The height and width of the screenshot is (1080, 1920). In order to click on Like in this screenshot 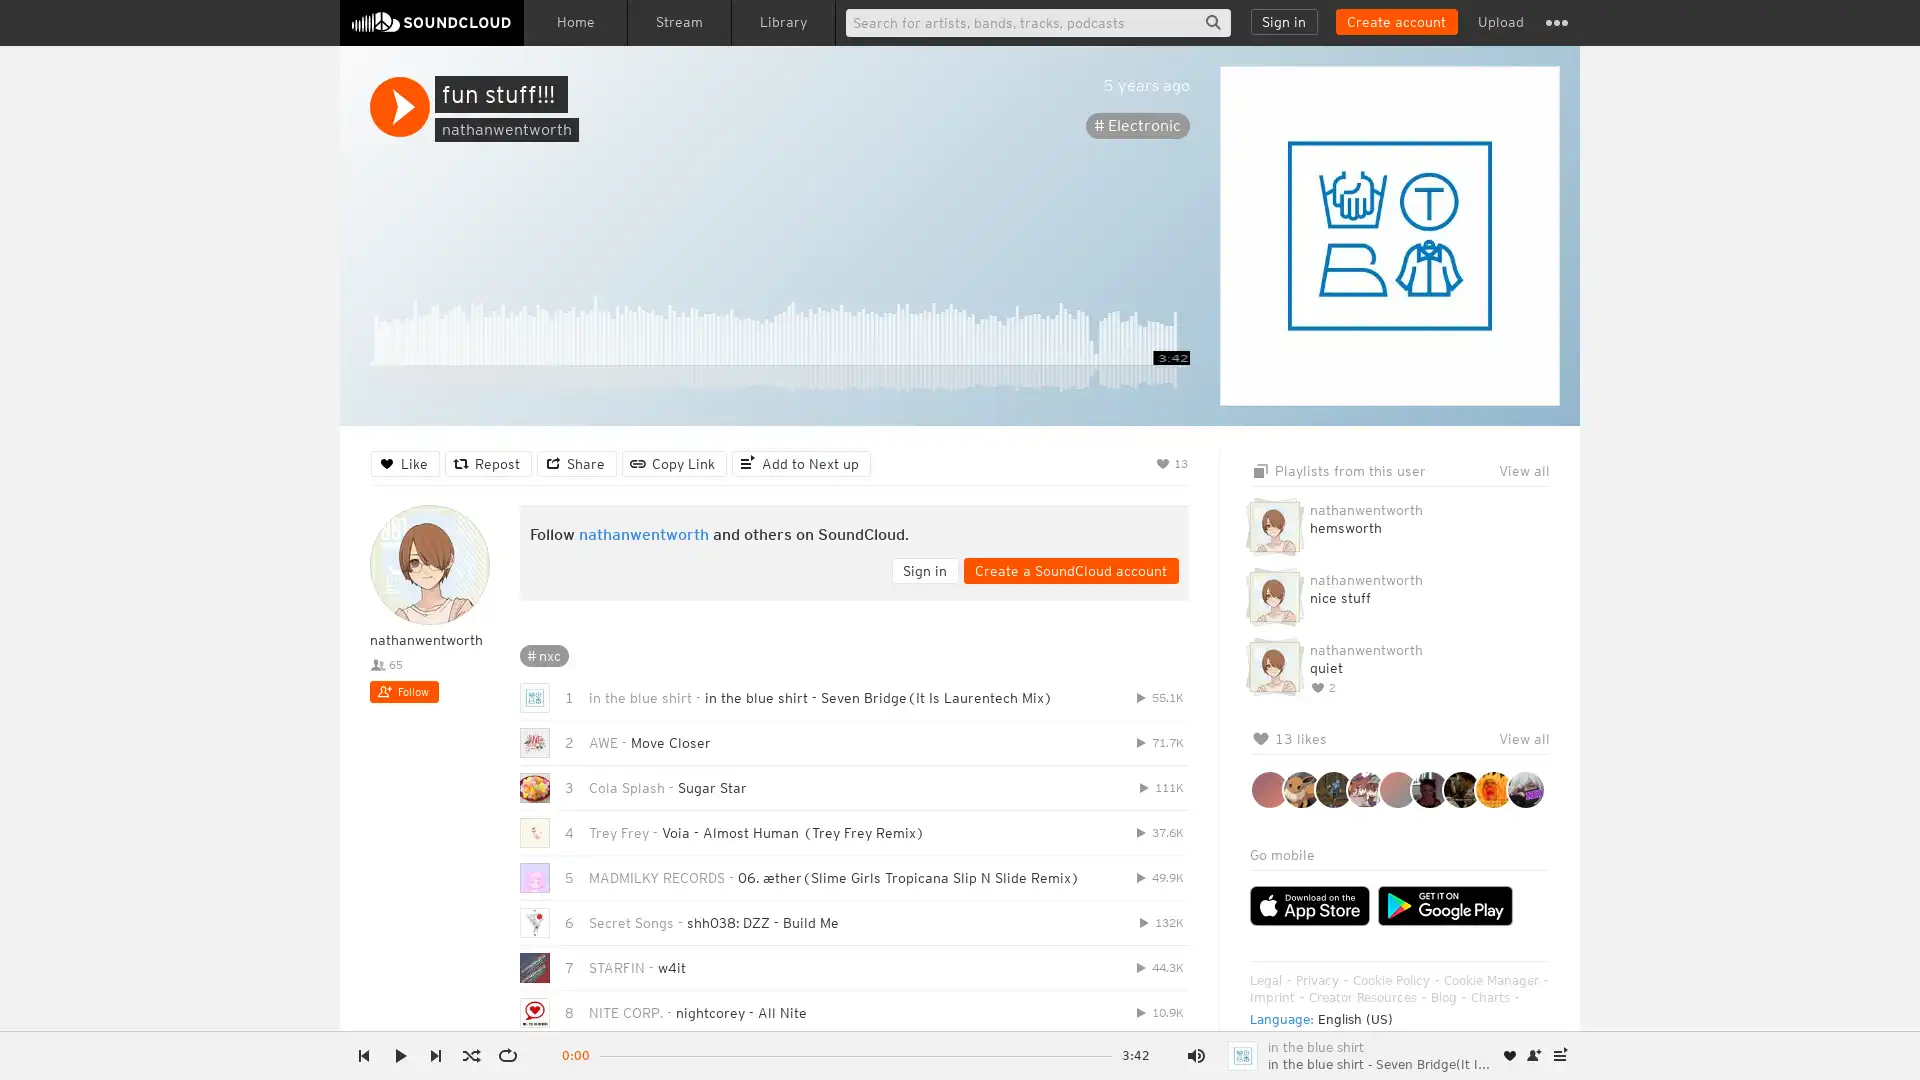, I will do `click(1510, 1055)`.